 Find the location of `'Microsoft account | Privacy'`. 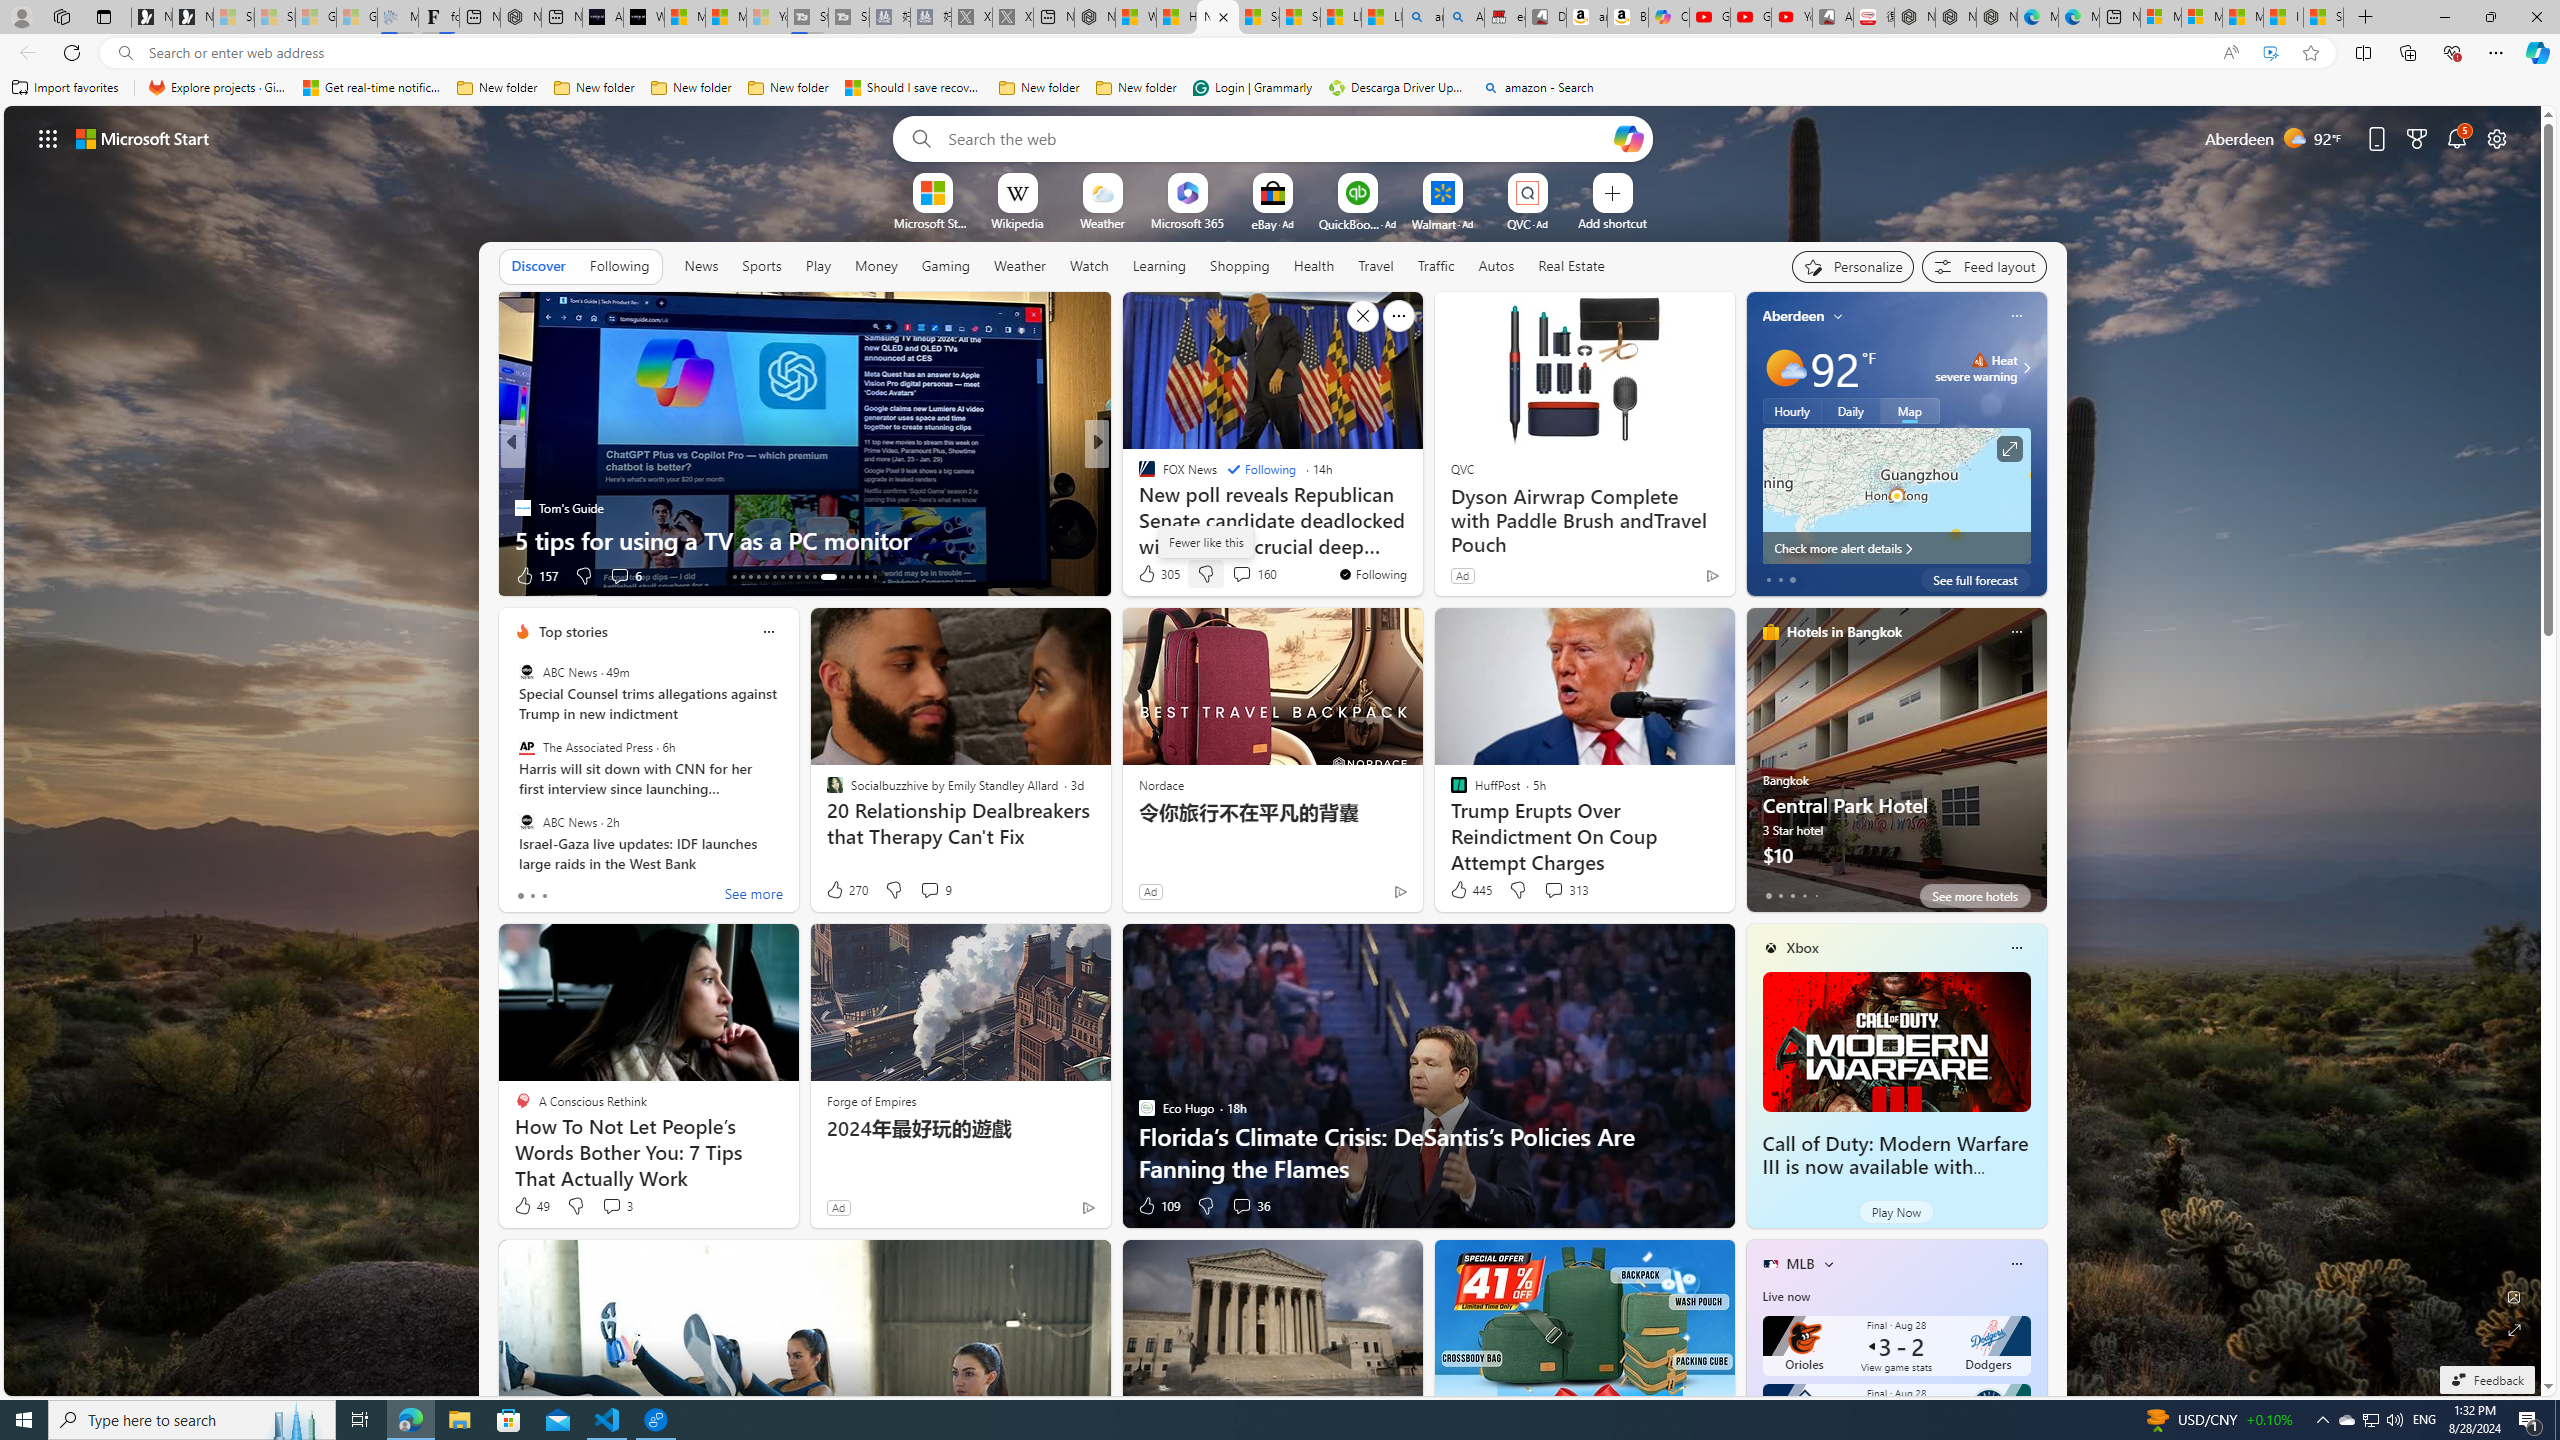

'Microsoft account | Privacy' is located at coordinates (2201, 16).